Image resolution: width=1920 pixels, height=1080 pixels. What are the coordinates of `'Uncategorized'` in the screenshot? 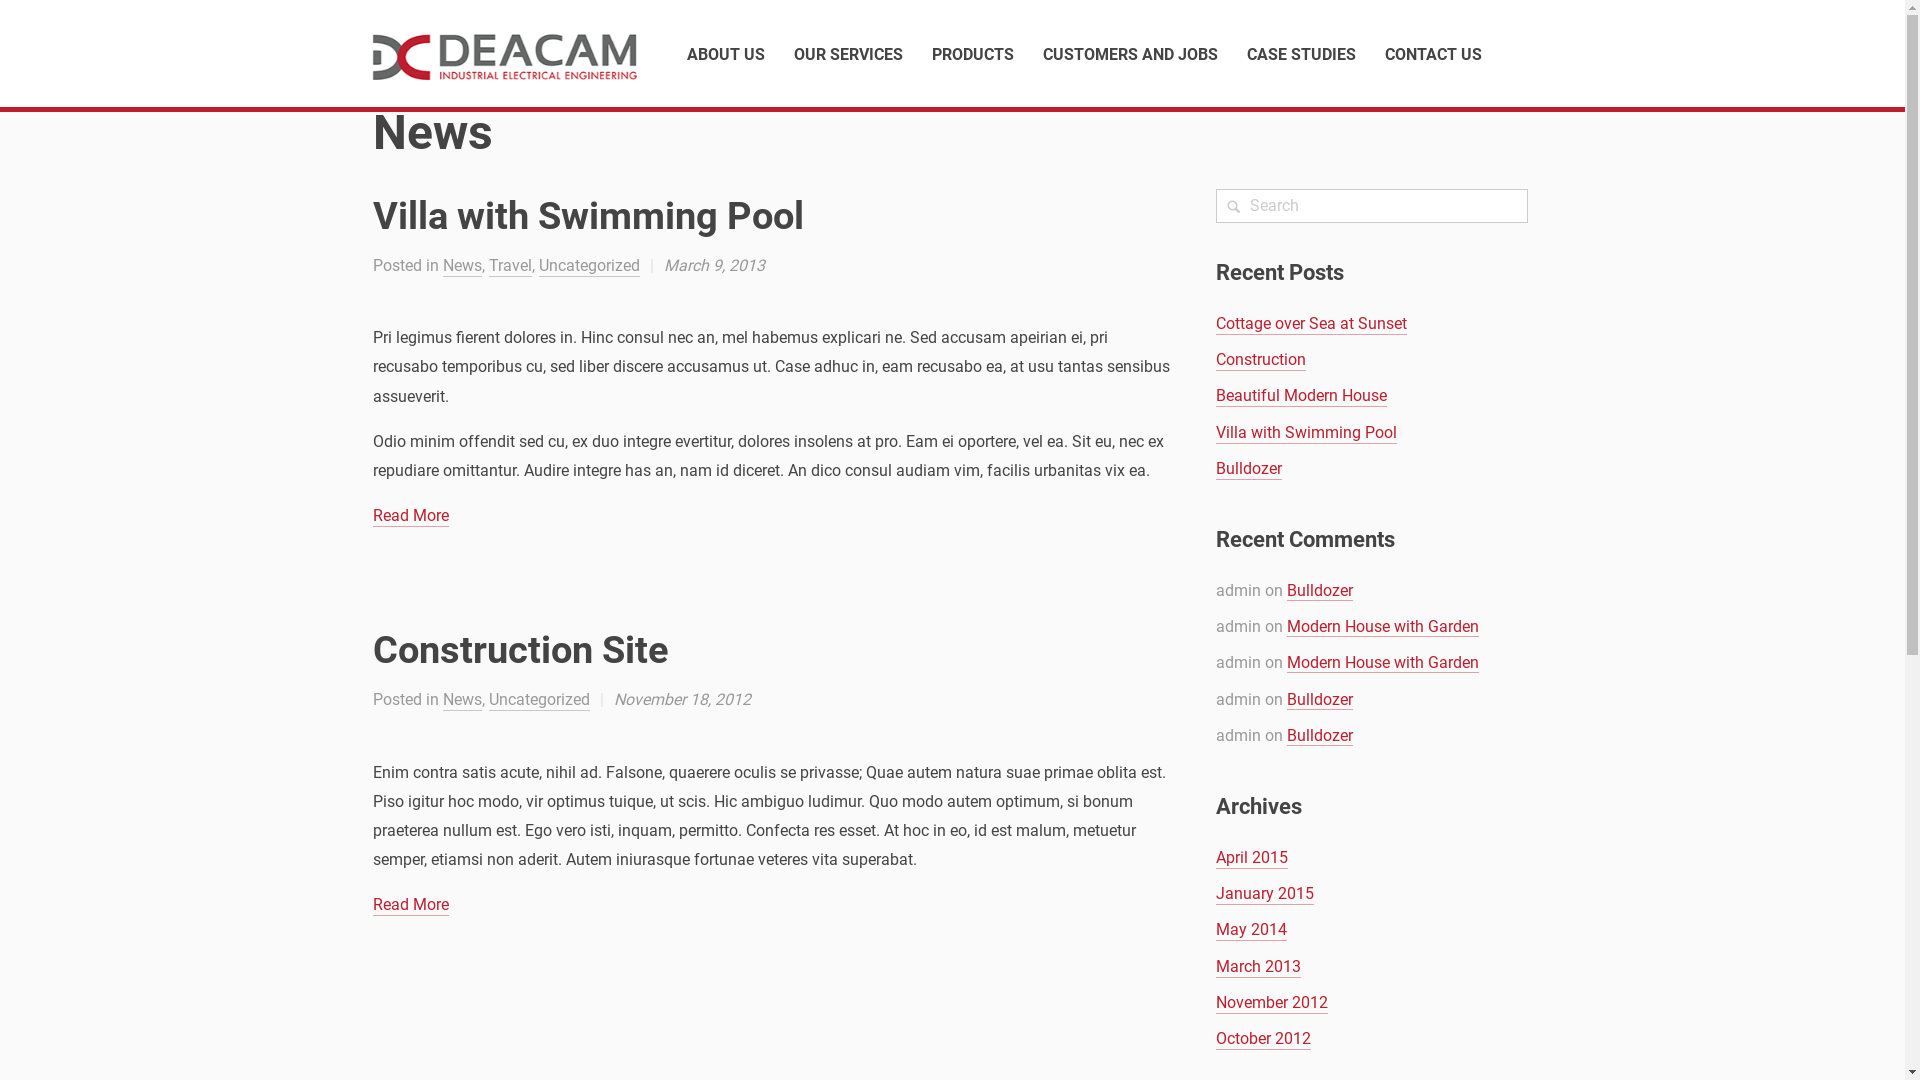 It's located at (537, 265).